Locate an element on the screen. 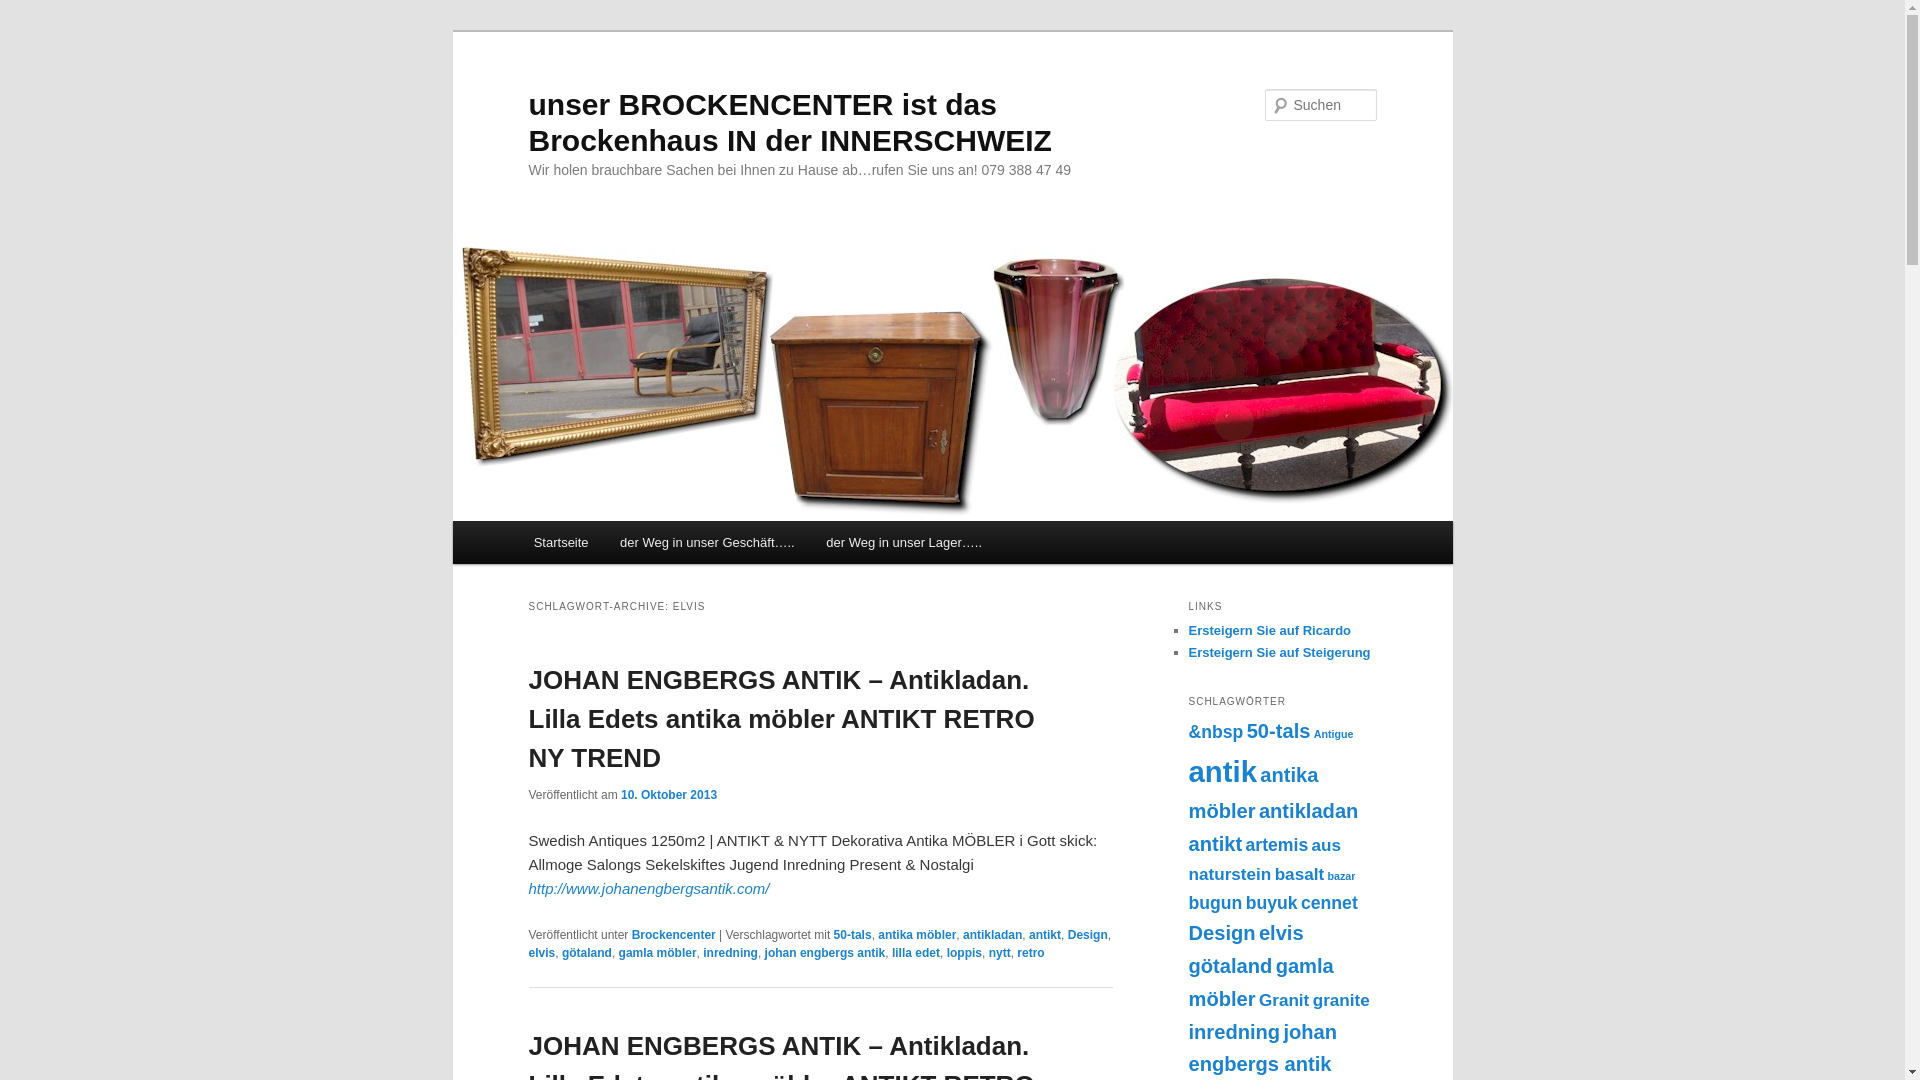 The width and height of the screenshot is (1920, 1080). '50-tals' is located at coordinates (853, 934).